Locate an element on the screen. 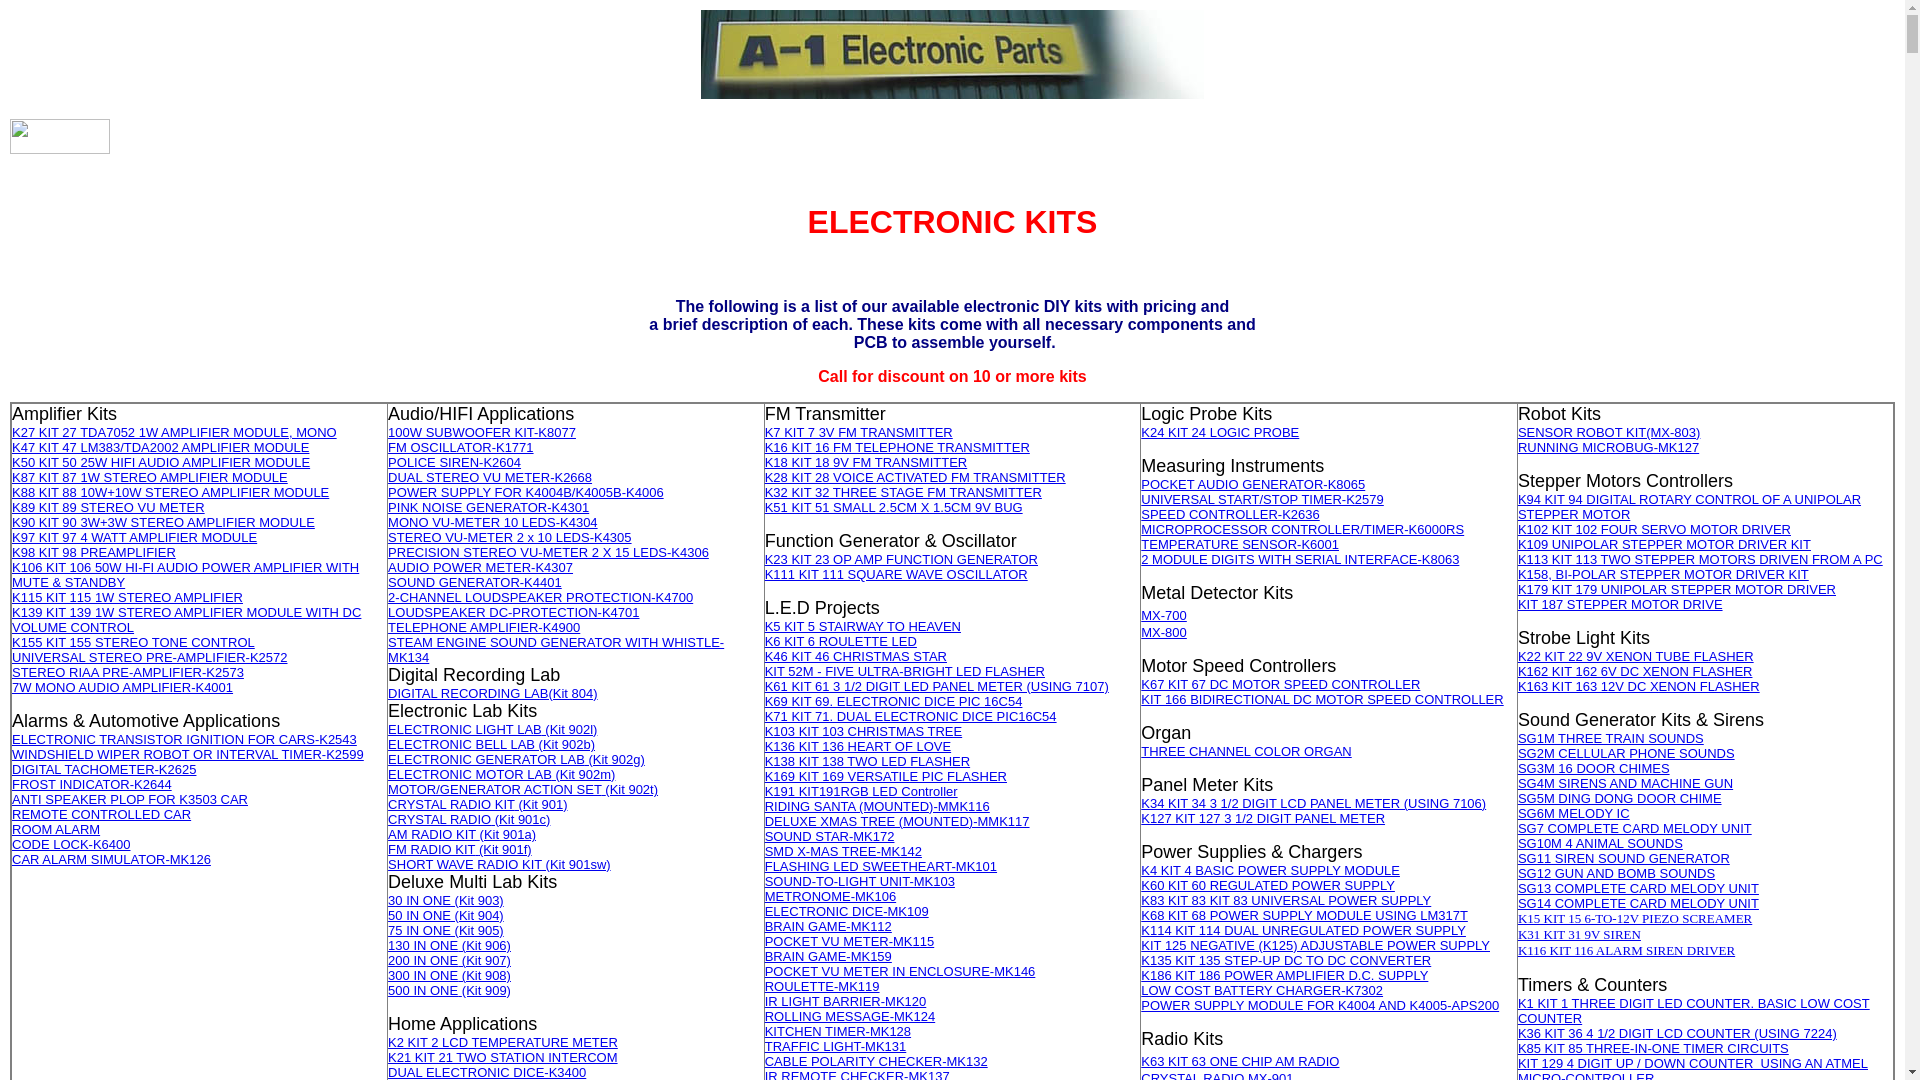 The height and width of the screenshot is (1080, 1920). 'SG10M 4 ANIMAL SOUNDS' is located at coordinates (1600, 843).